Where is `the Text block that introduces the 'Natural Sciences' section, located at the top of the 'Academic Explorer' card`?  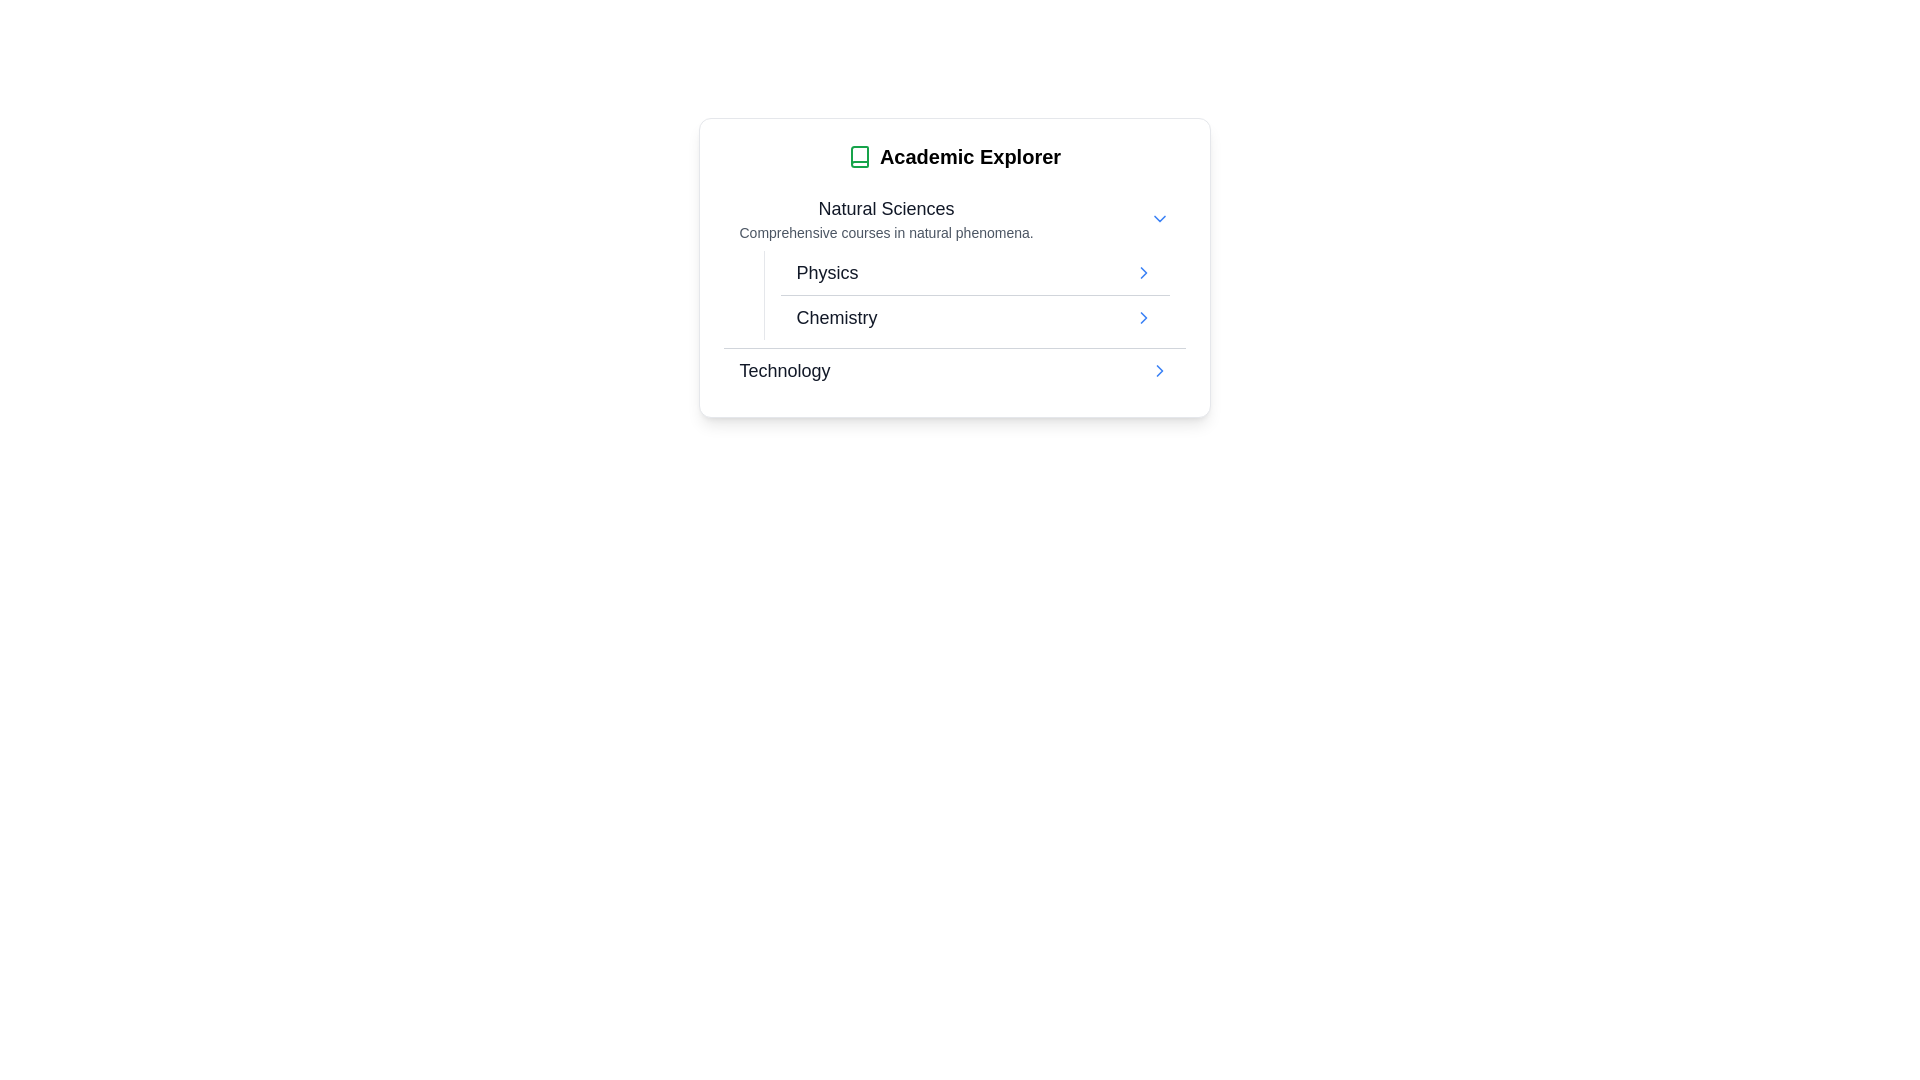
the Text block that introduces the 'Natural Sciences' section, located at the top of the 'Academic Explorer' card is located at coordinates (885, 219).